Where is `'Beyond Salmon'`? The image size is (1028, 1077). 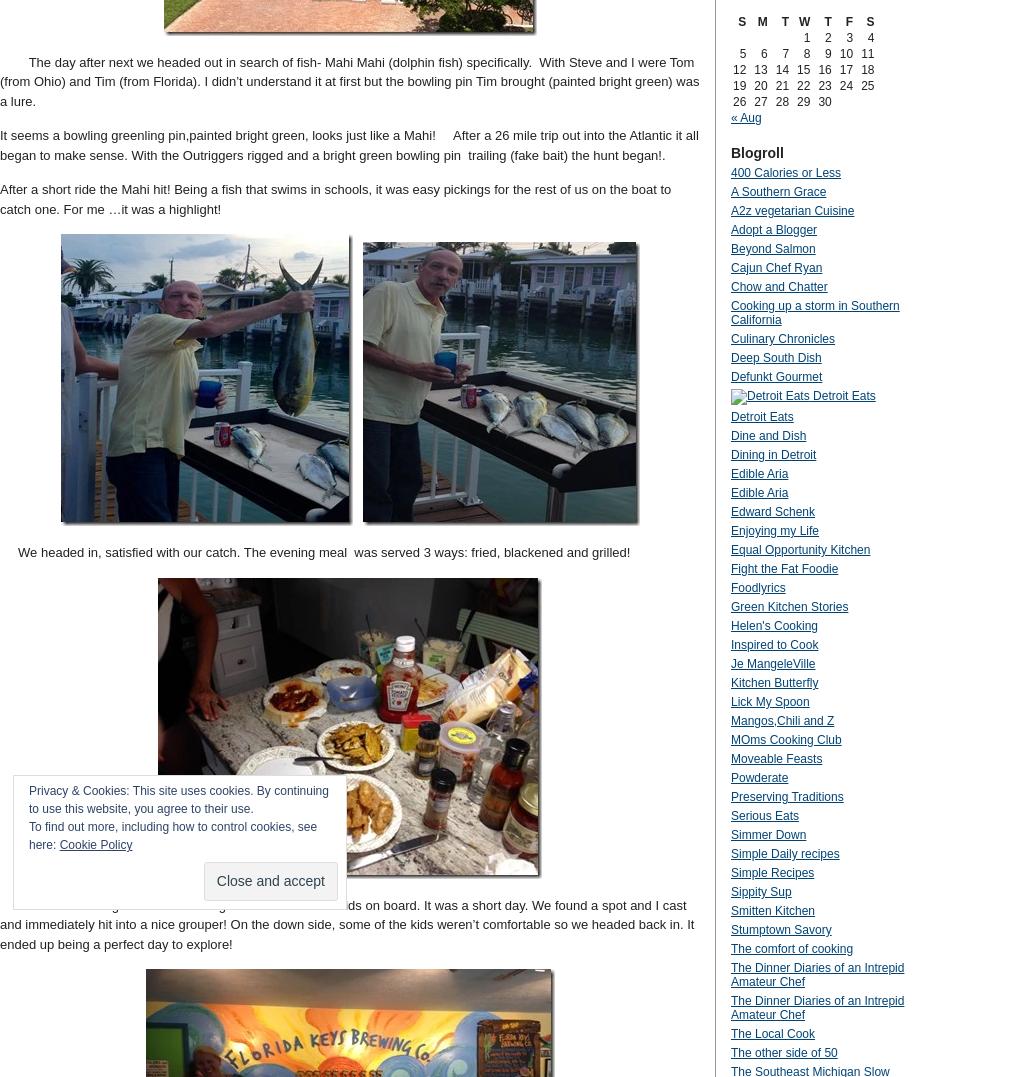 'Beyond Salmon' is located at coordinates (772, 248).